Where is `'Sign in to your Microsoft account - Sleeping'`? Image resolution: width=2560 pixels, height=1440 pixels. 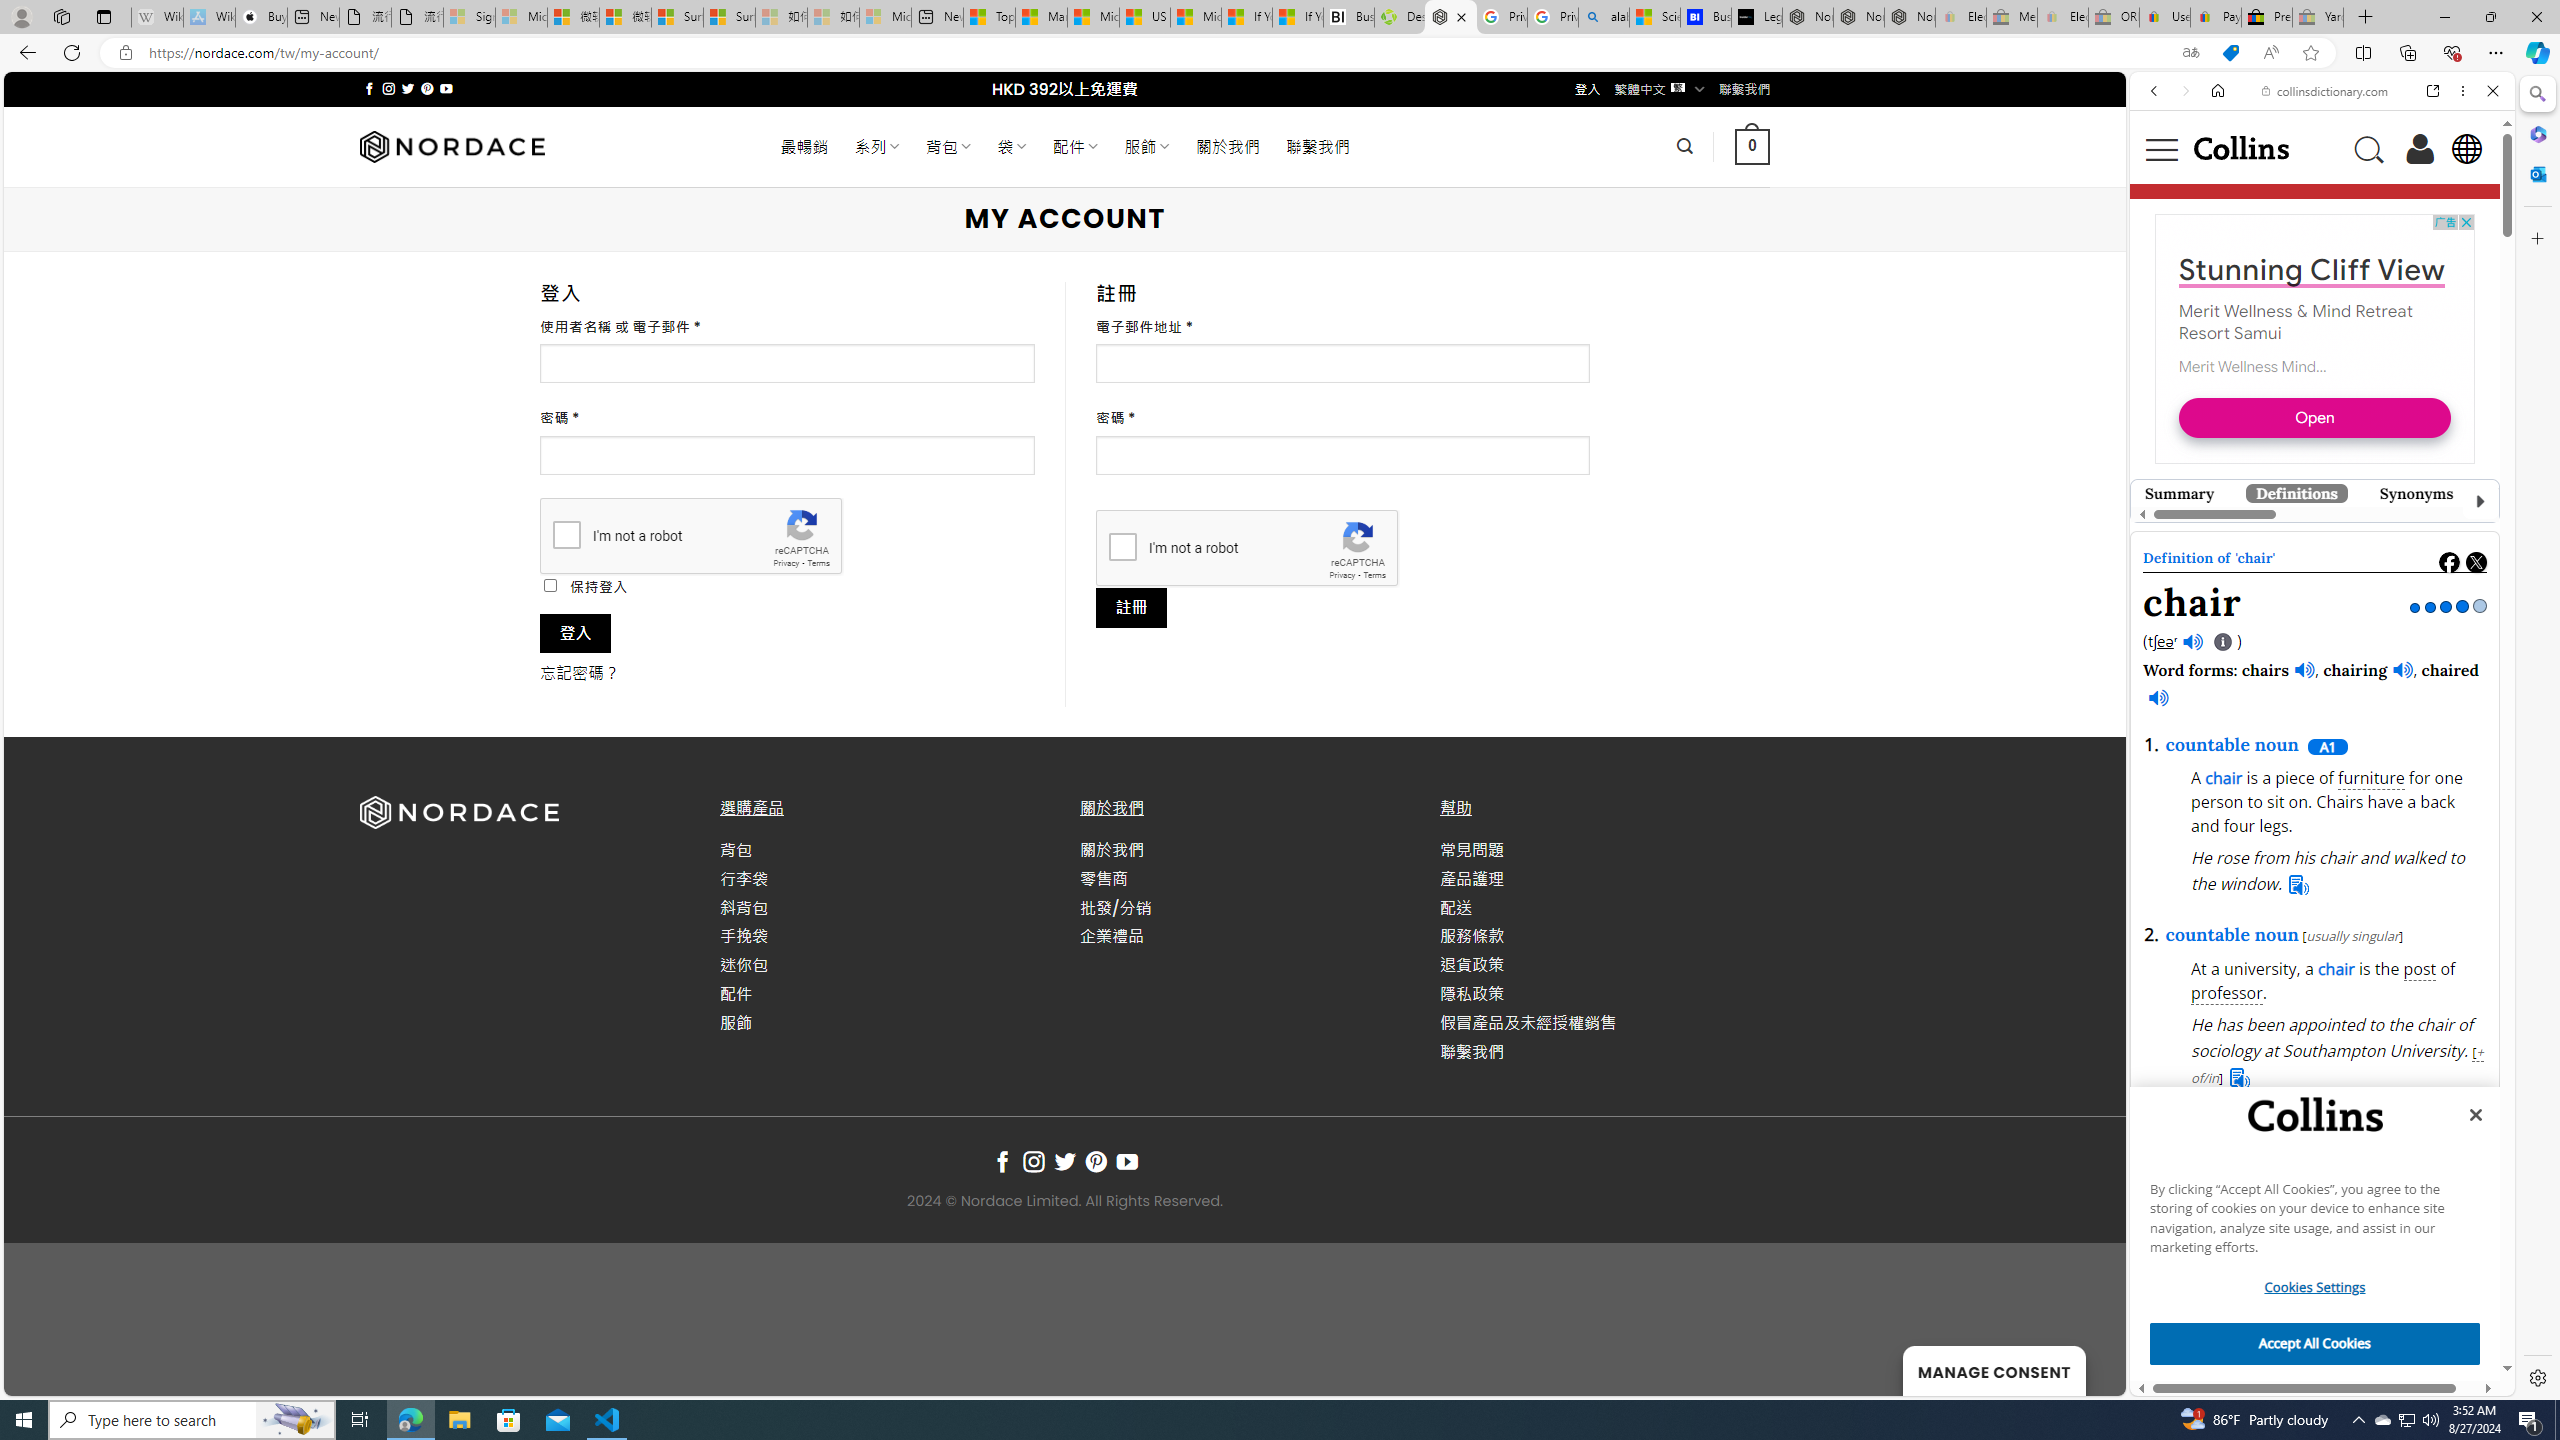 'Sign in to your Microsoft account - Sleeping' is located at coordinates (468, 16).